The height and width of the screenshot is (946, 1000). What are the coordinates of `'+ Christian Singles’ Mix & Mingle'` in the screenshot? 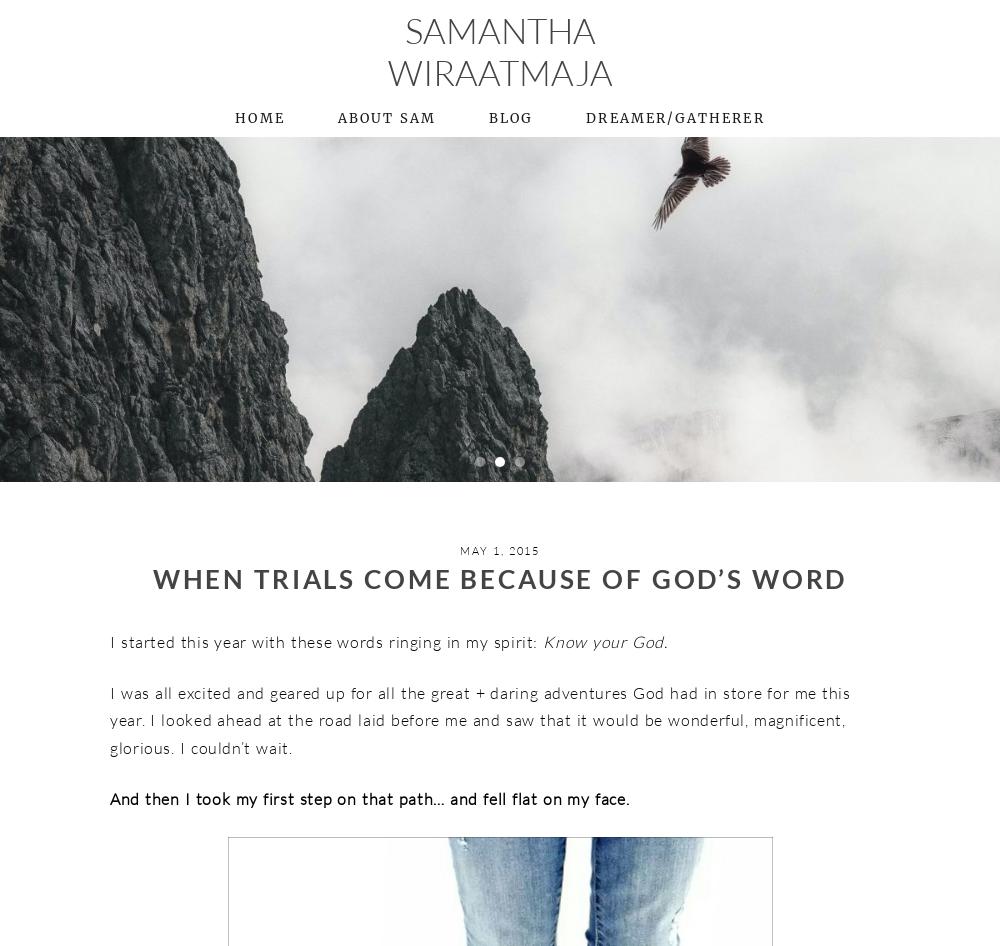 It's located at (605, 339).